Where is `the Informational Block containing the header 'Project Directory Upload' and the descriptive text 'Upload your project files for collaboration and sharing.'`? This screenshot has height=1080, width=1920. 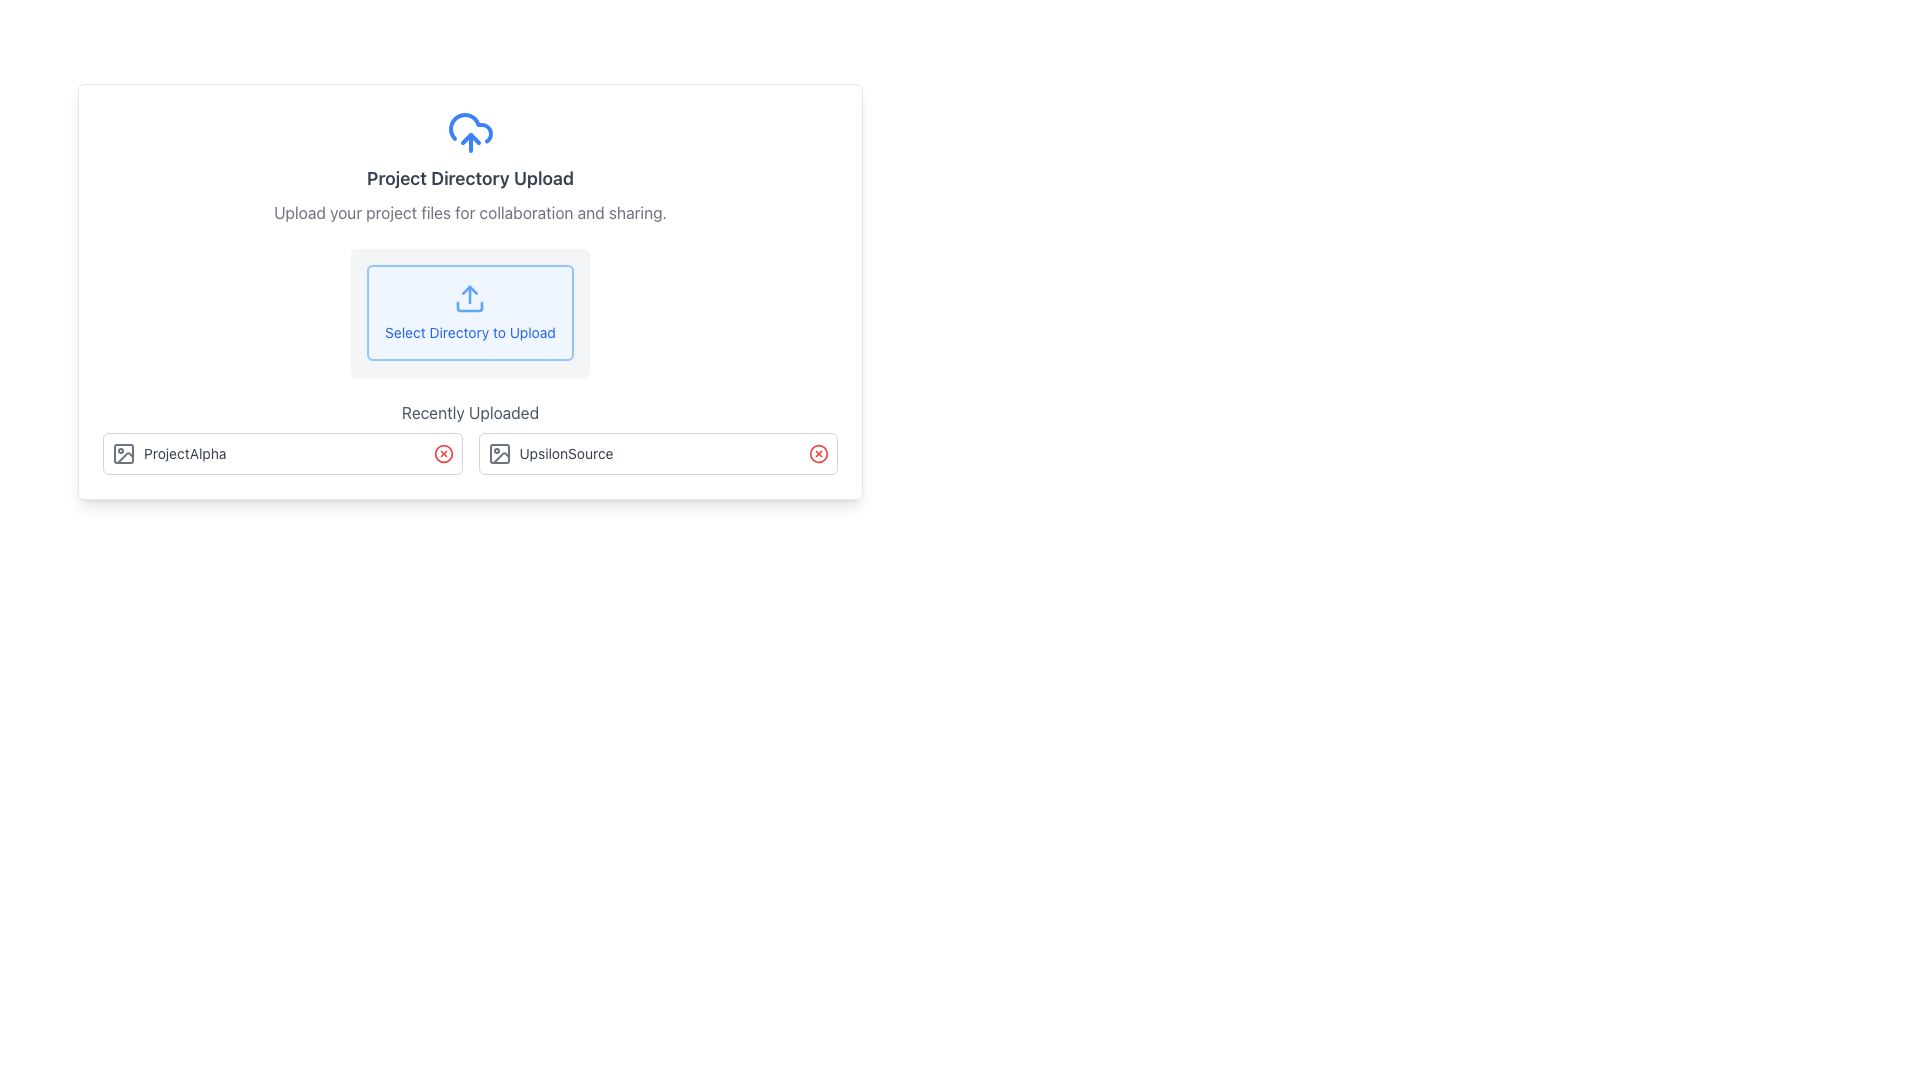
the Informational Block containing the header 'Project Directory Upload' and the descriptive text 'Upload your project files for collaboration and sharing.' is located at coordinates (469, 165).